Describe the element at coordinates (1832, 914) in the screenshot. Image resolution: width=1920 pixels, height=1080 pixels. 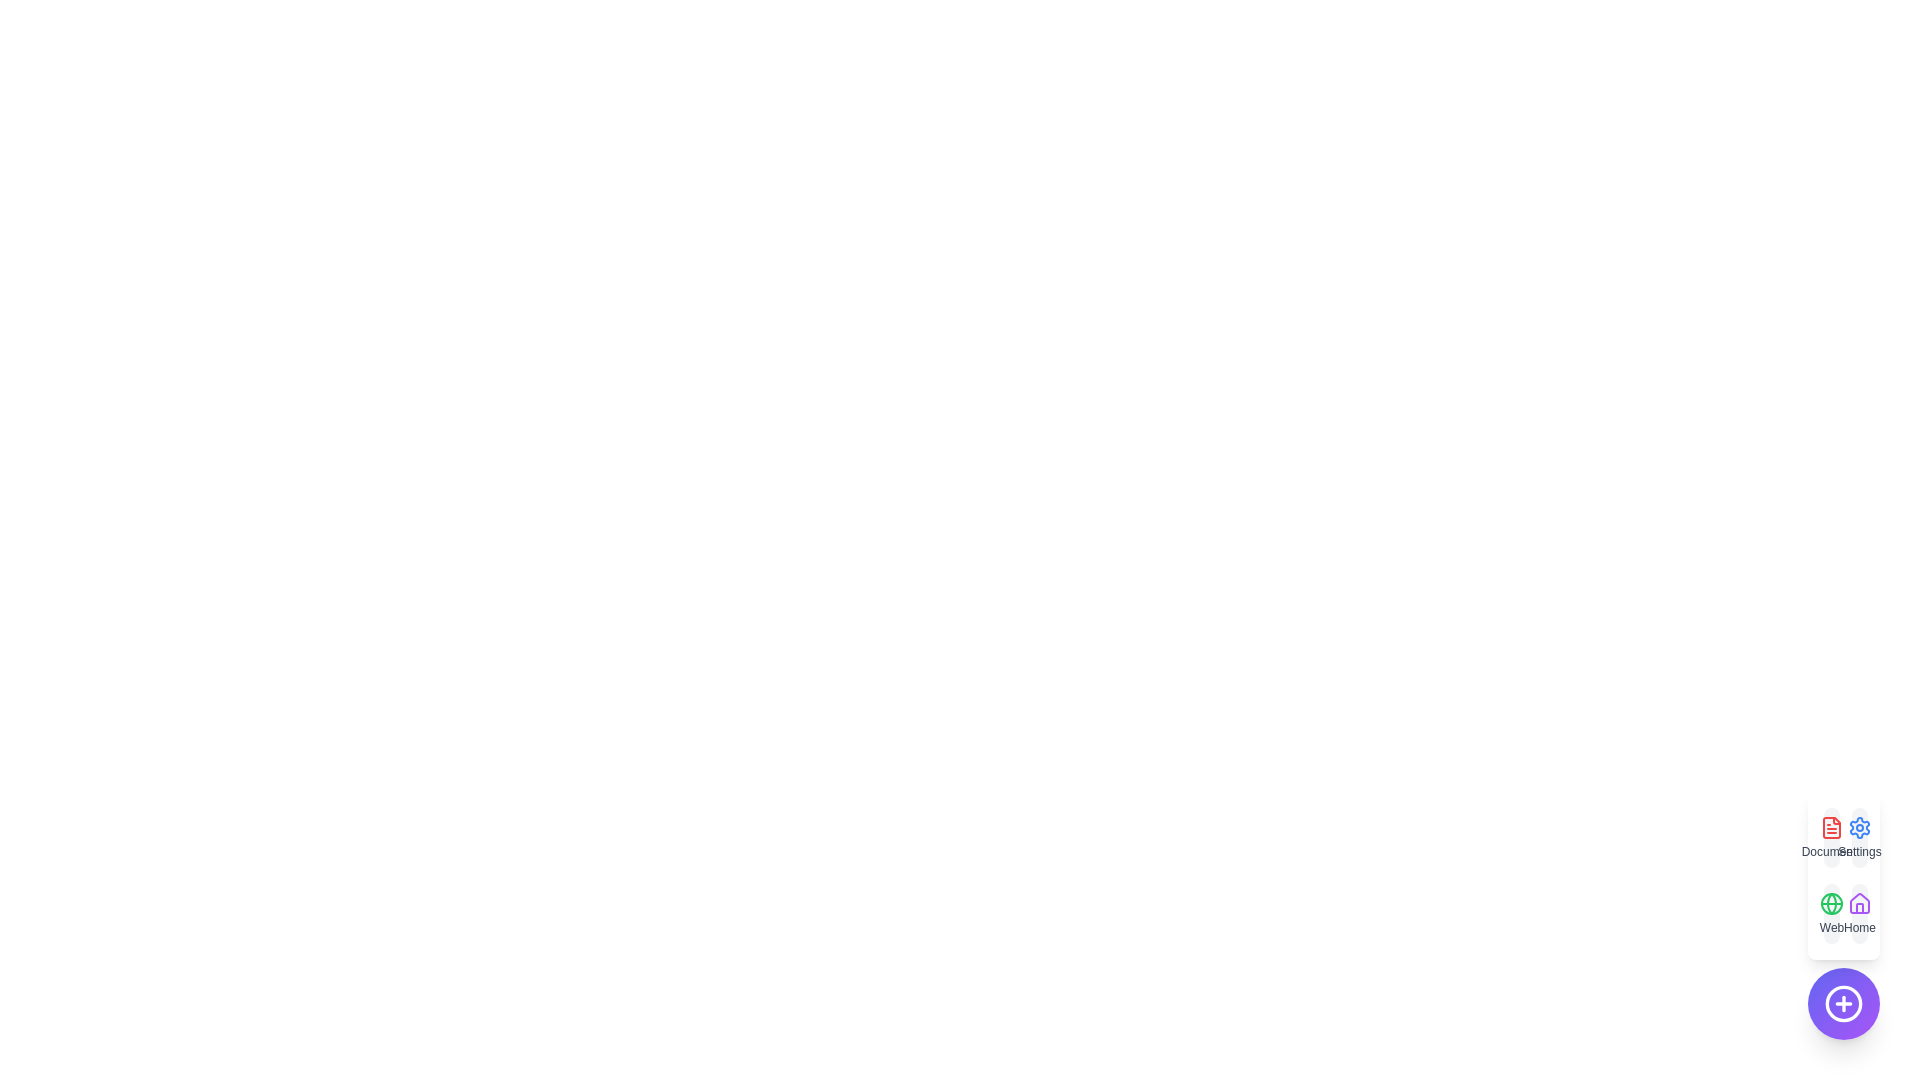
I see `the Web option in the EnhancedSpeedDial component` at that location.